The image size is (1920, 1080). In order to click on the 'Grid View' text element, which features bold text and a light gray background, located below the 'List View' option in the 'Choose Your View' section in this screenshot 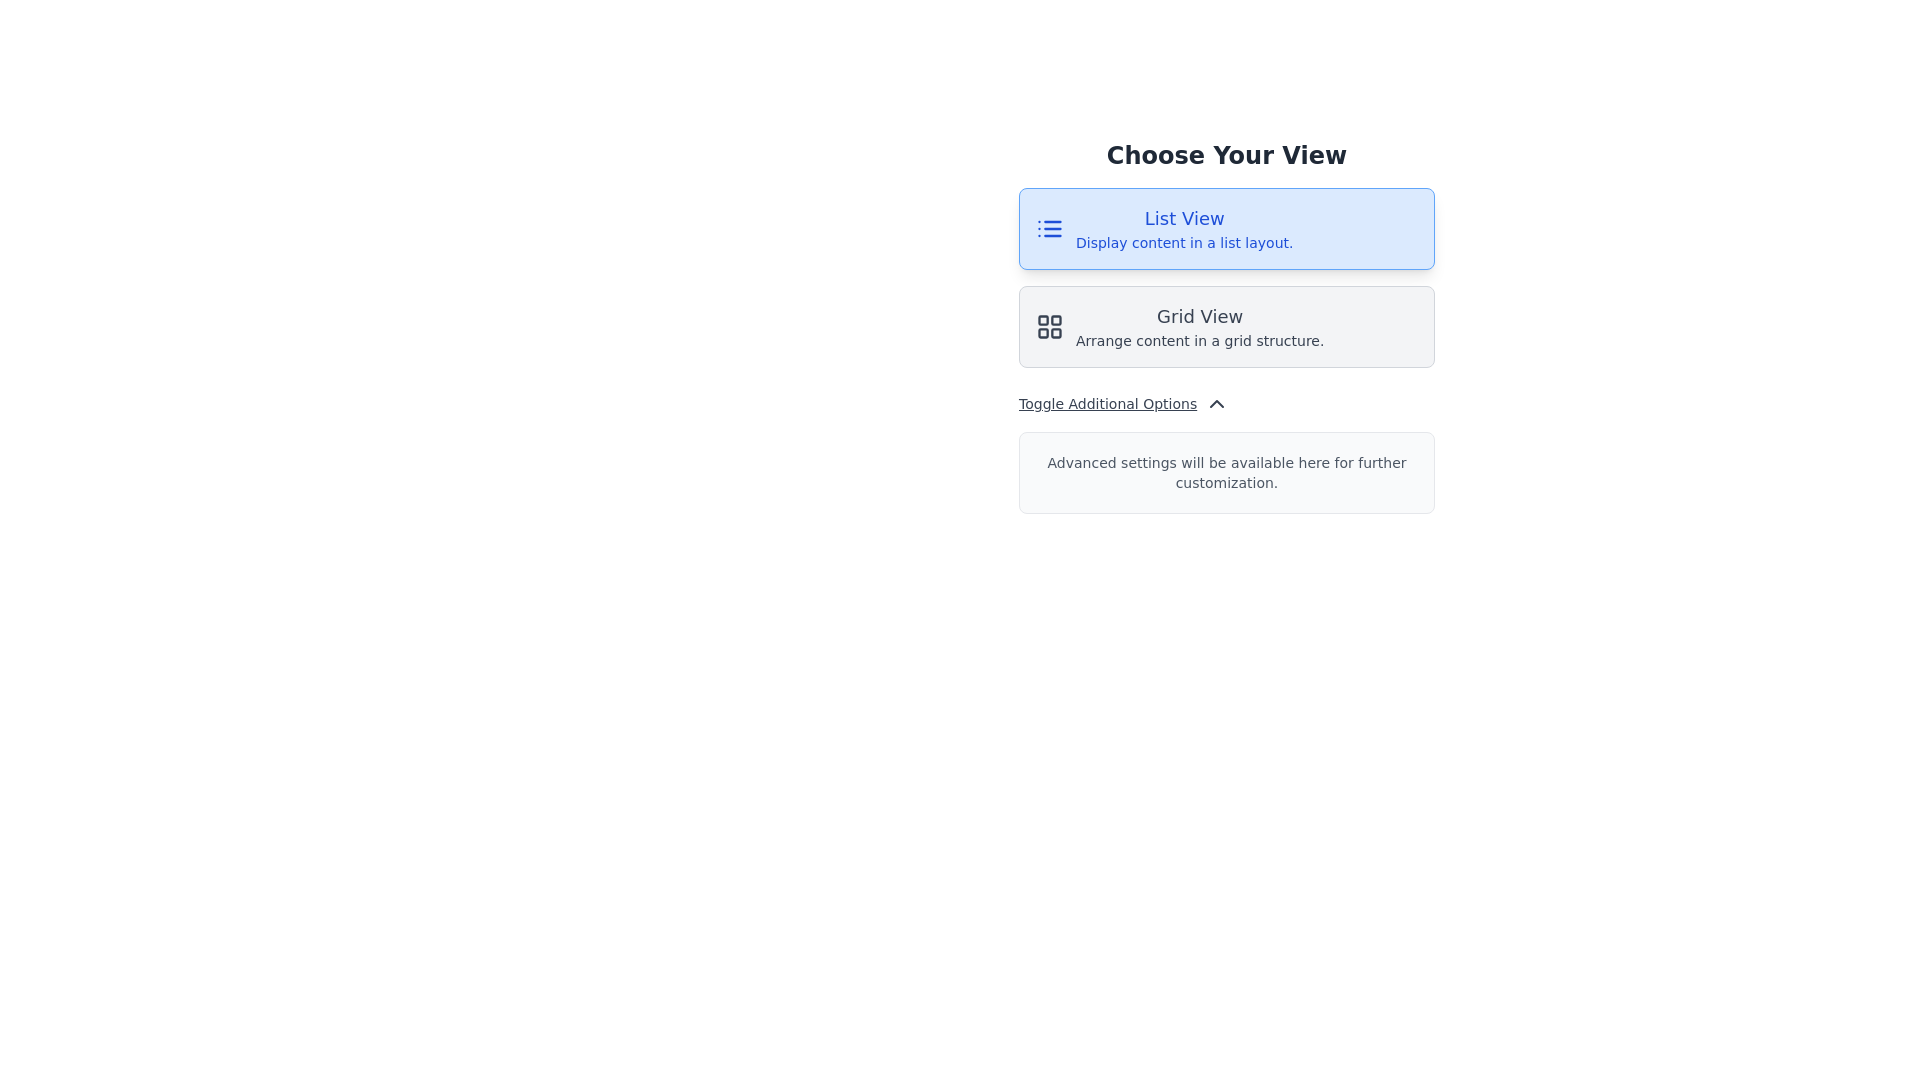, I will do `click(1200, 326)`.